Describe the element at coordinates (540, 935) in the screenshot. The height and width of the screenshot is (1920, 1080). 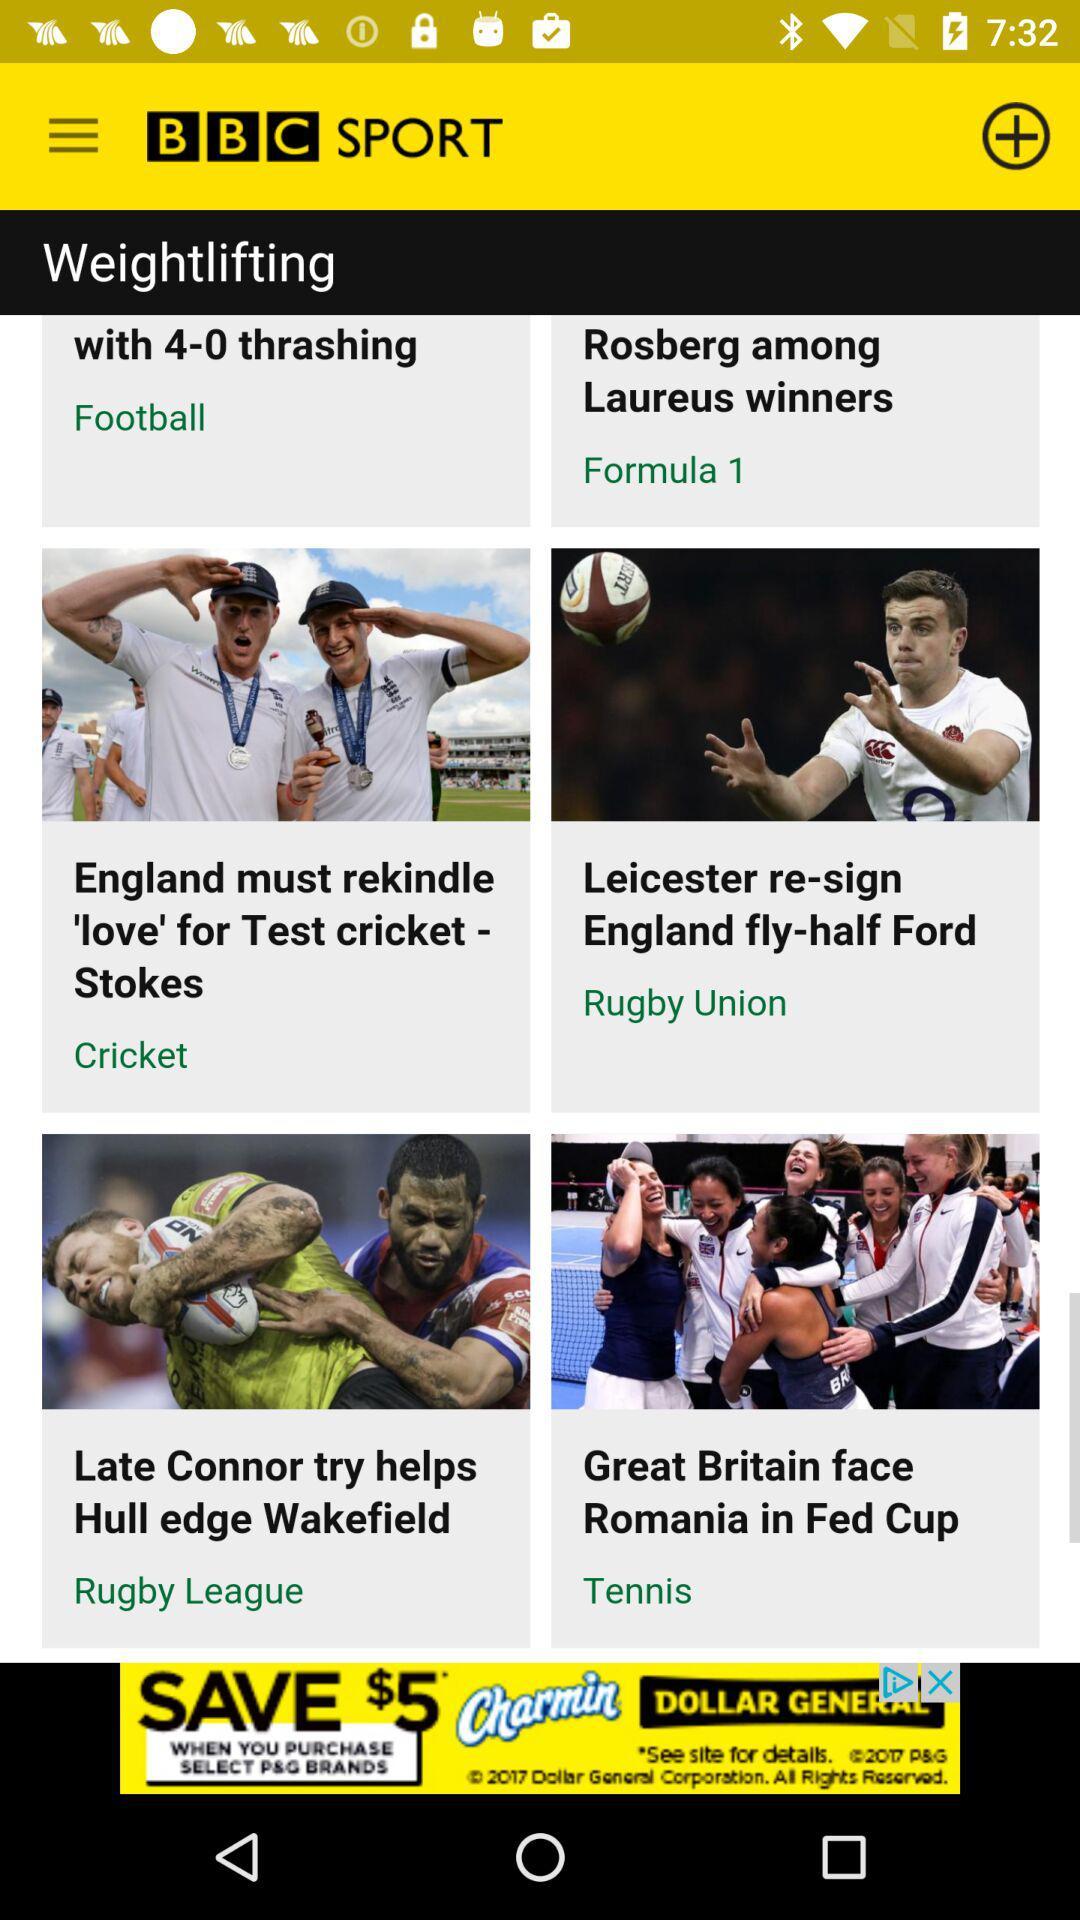
I see `article` at that location.